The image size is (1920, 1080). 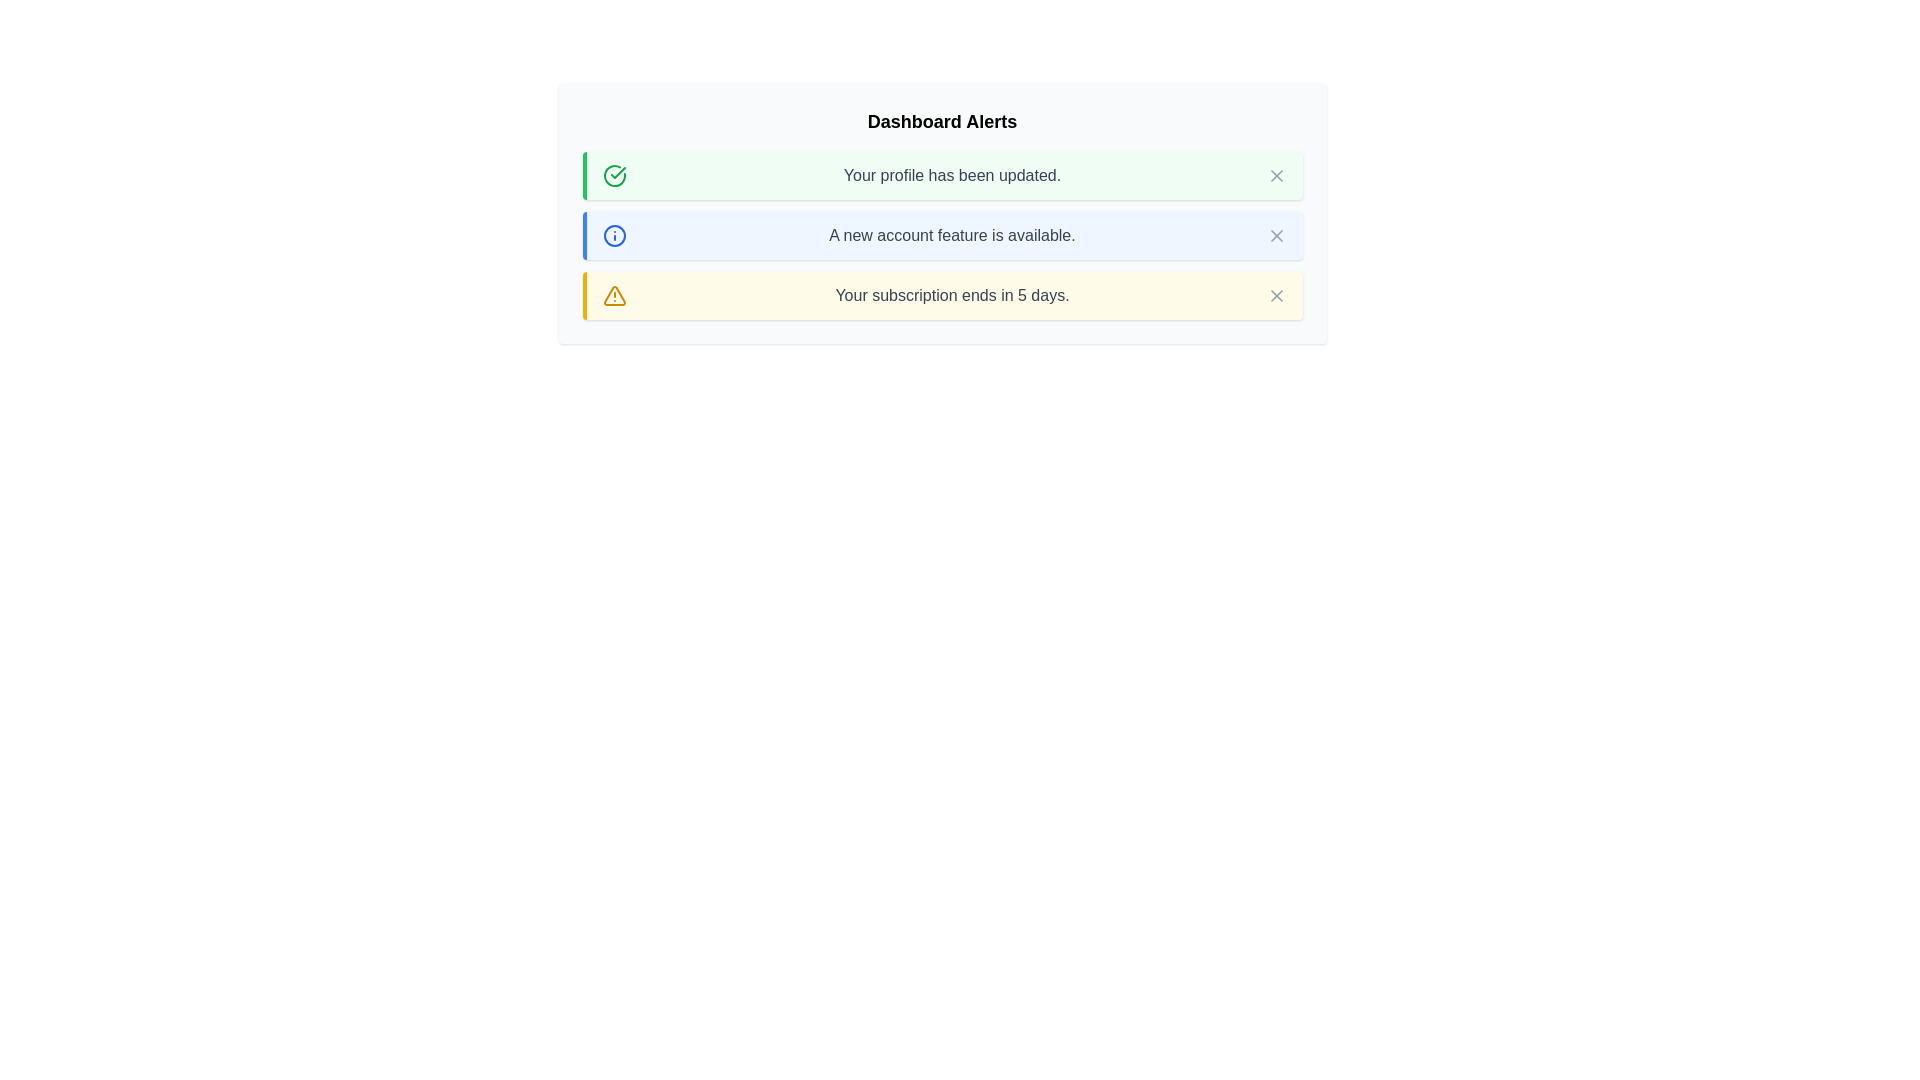 What do you see at coordinates (1275, 234) in the screenshot?
I see `the 'X' icon on the far right of the notification panel` at bounding box center [1275, 234].